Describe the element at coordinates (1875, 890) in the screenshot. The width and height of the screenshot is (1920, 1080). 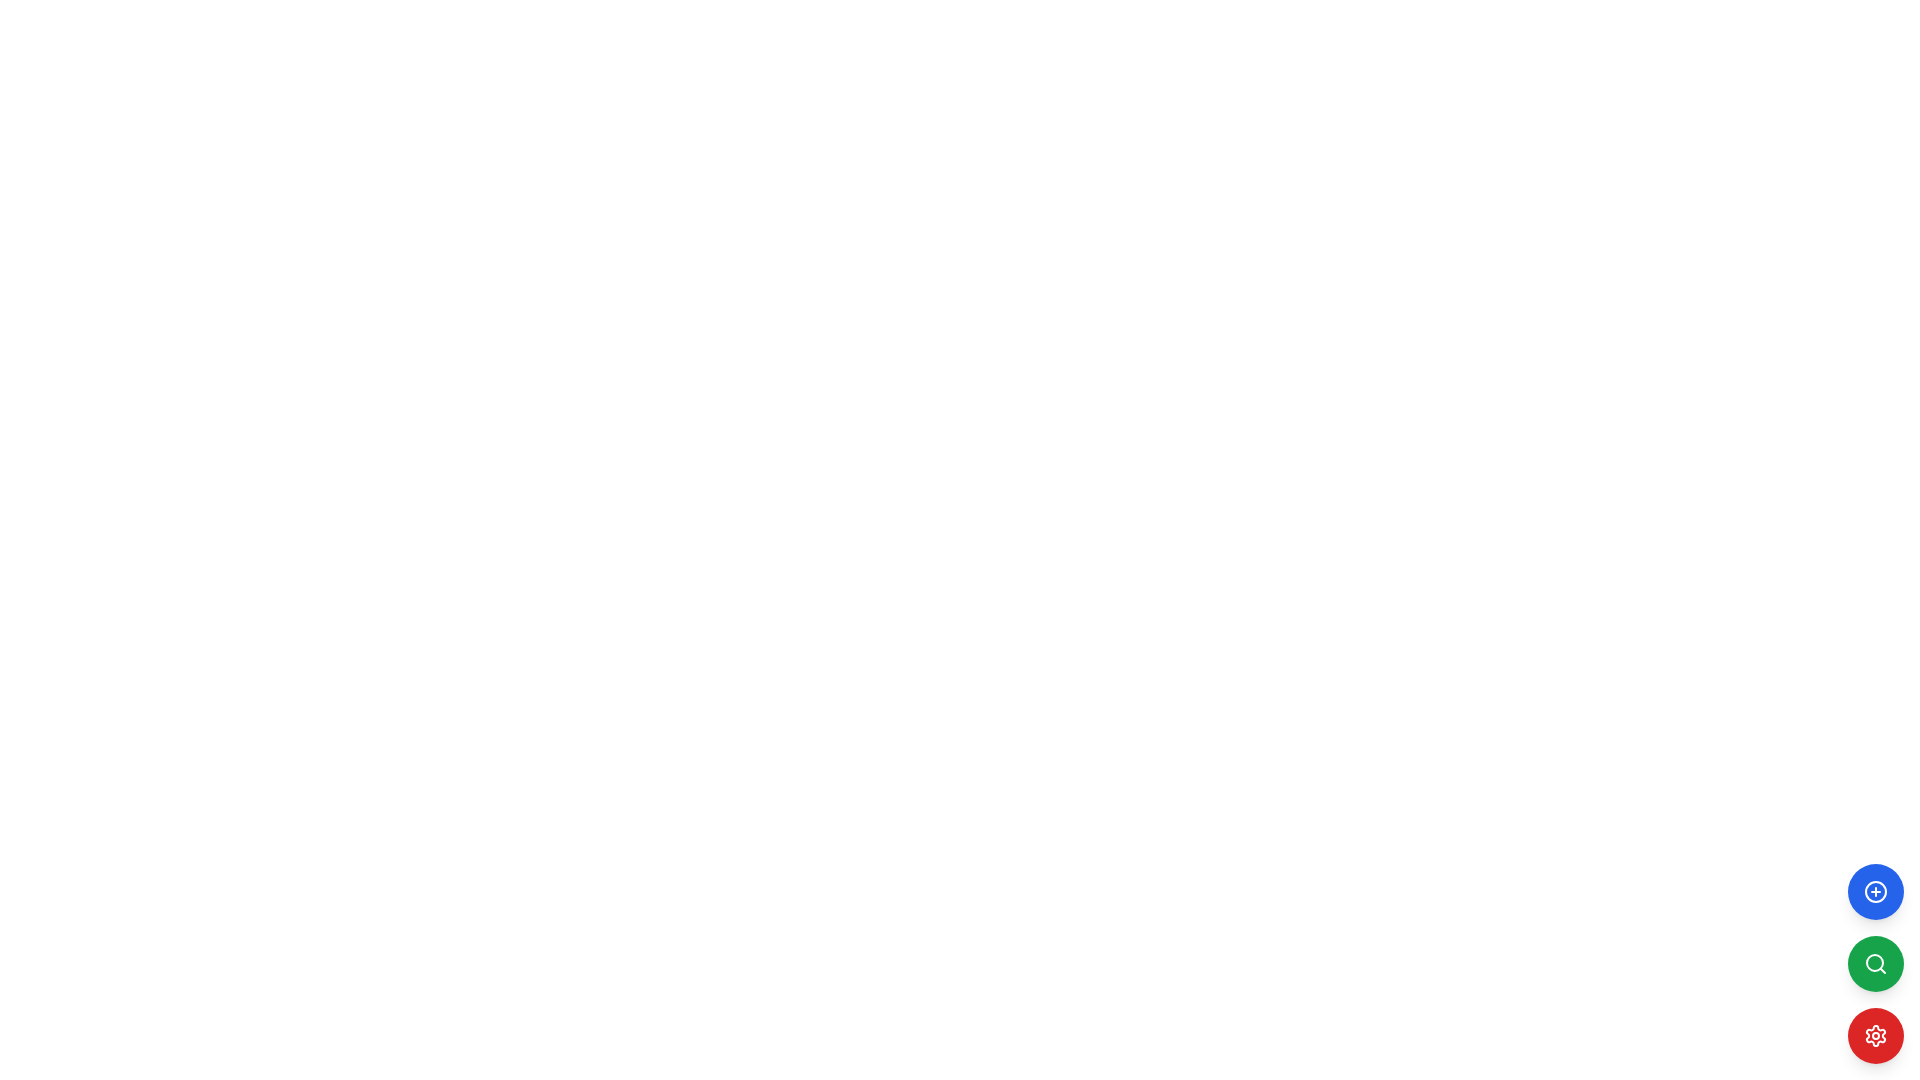
I see `the topmost blue circular icon with a plus symbol, which is the first in a vertical stack of three icons on the right side of the interface` at that location.